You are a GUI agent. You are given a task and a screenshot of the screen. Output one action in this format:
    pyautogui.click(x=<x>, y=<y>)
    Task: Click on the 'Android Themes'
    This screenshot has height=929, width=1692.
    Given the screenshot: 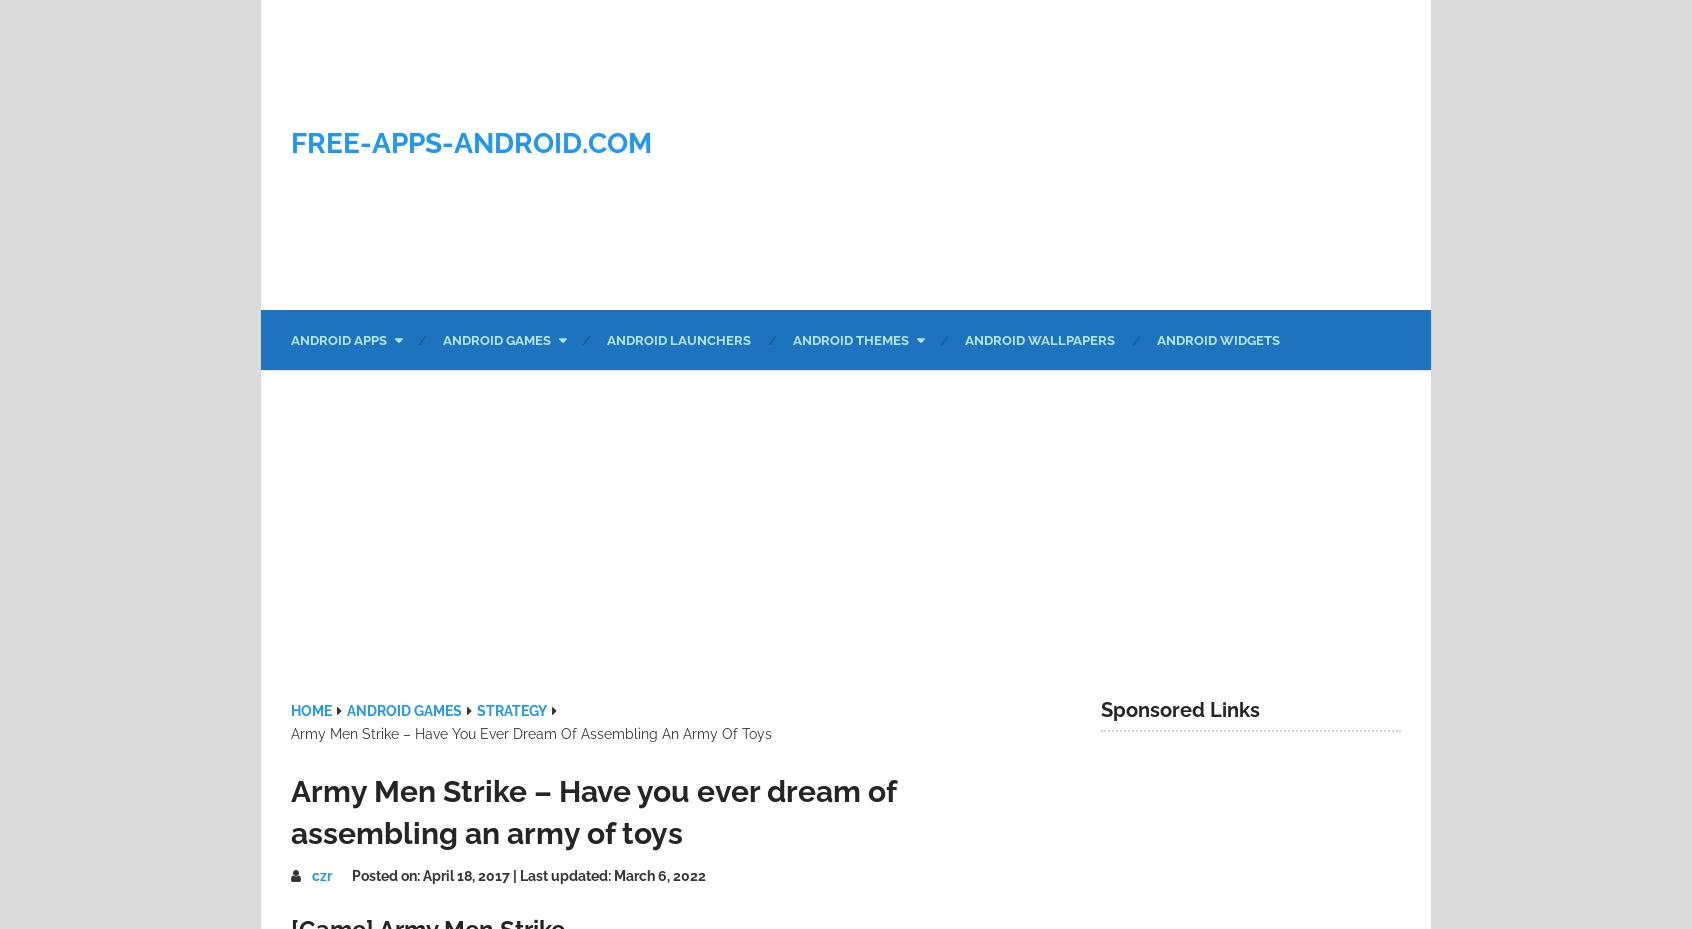 What is the action you would take?
    pyautogui.click(x=793, y=339)
    